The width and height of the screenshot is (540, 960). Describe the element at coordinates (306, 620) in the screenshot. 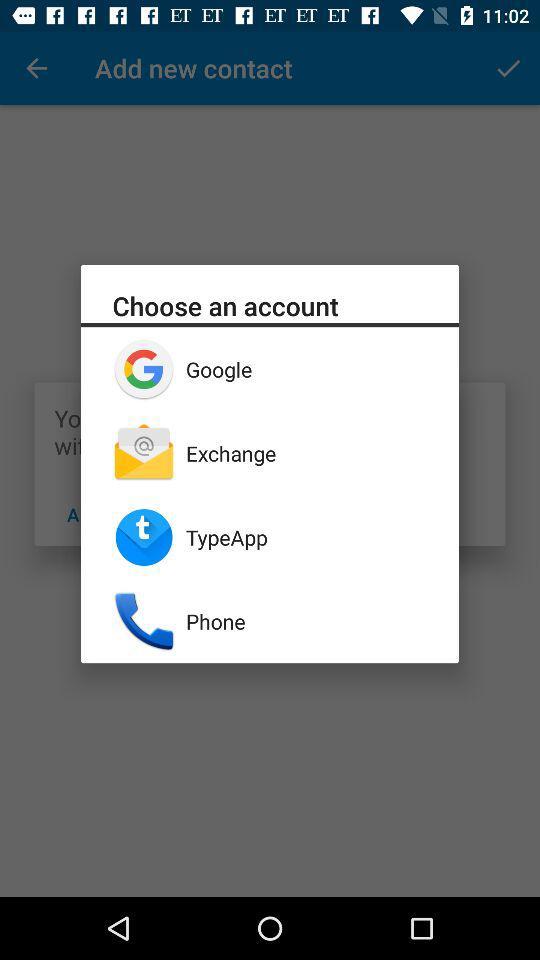

I see `phone app` at that location.